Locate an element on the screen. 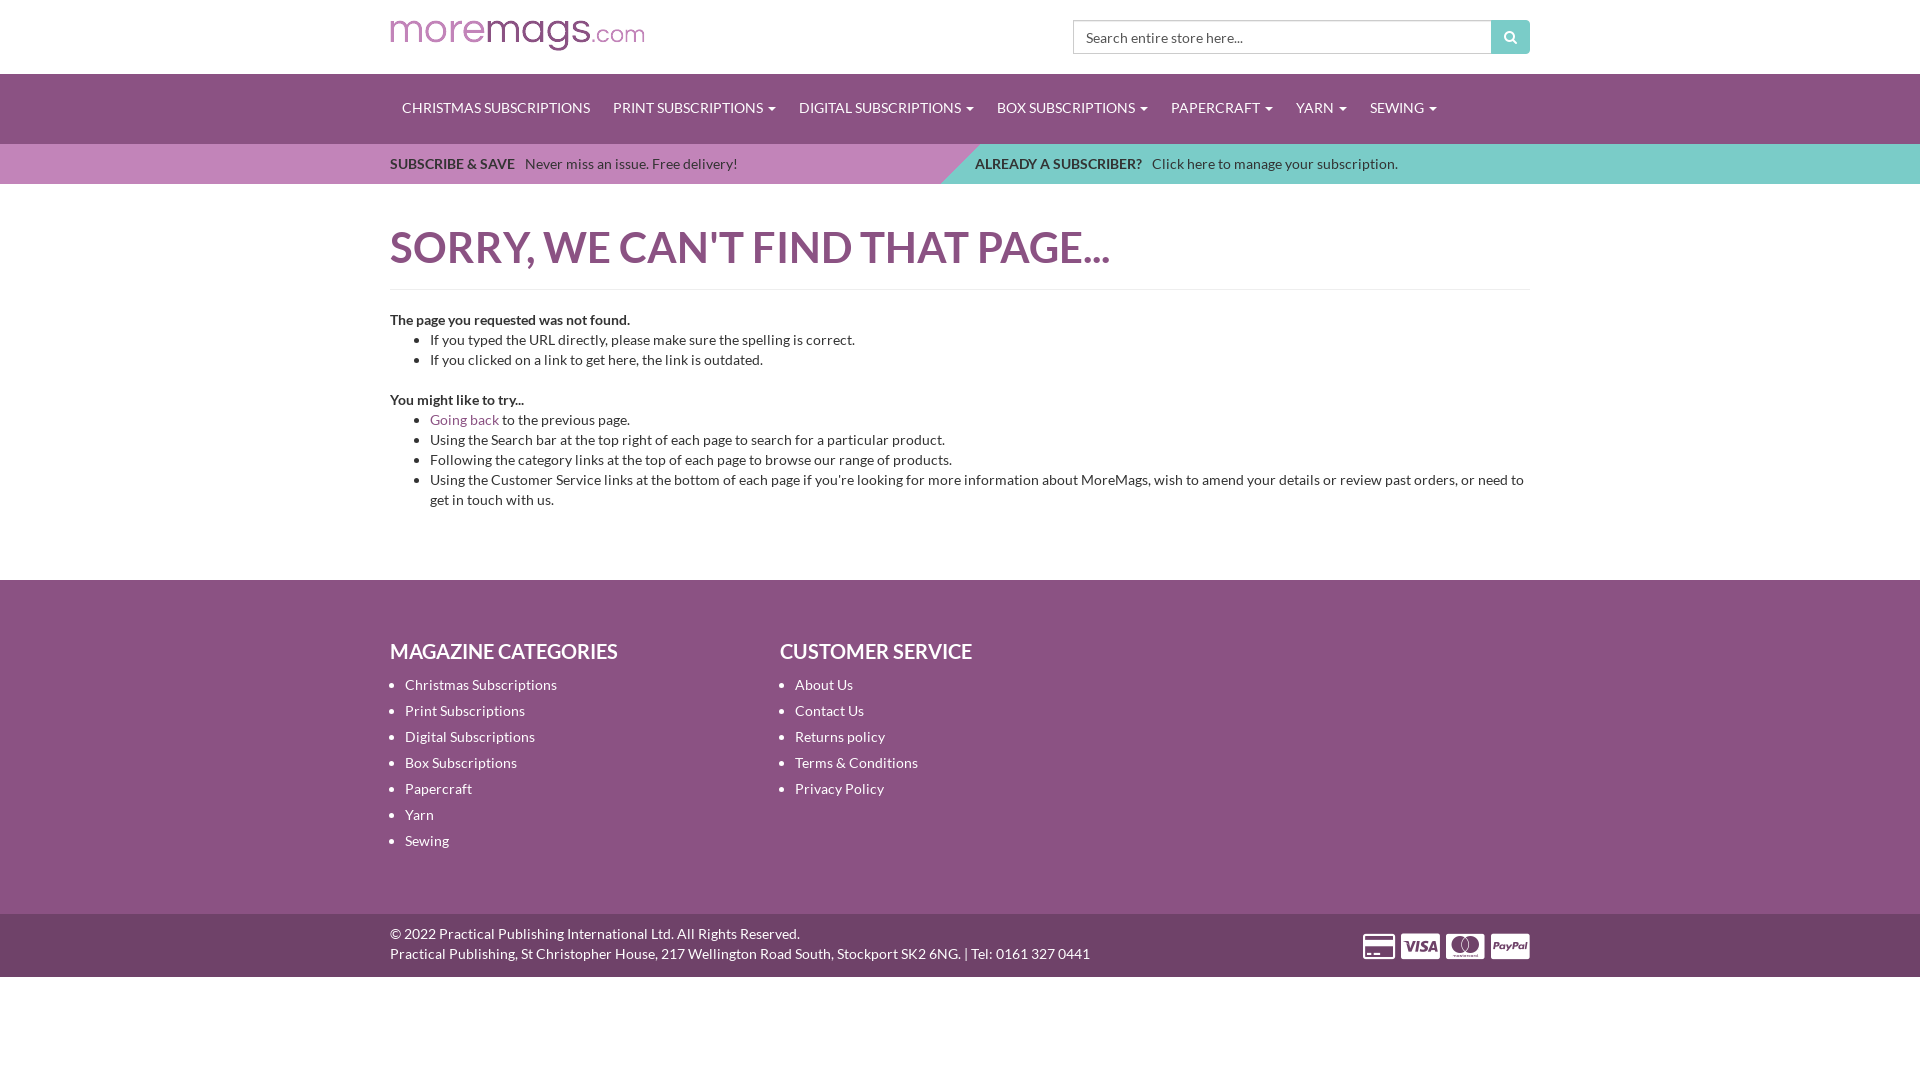 The image size is (1920, 1080). 'Print Subscriptions' is located at coordinates (403, 709).